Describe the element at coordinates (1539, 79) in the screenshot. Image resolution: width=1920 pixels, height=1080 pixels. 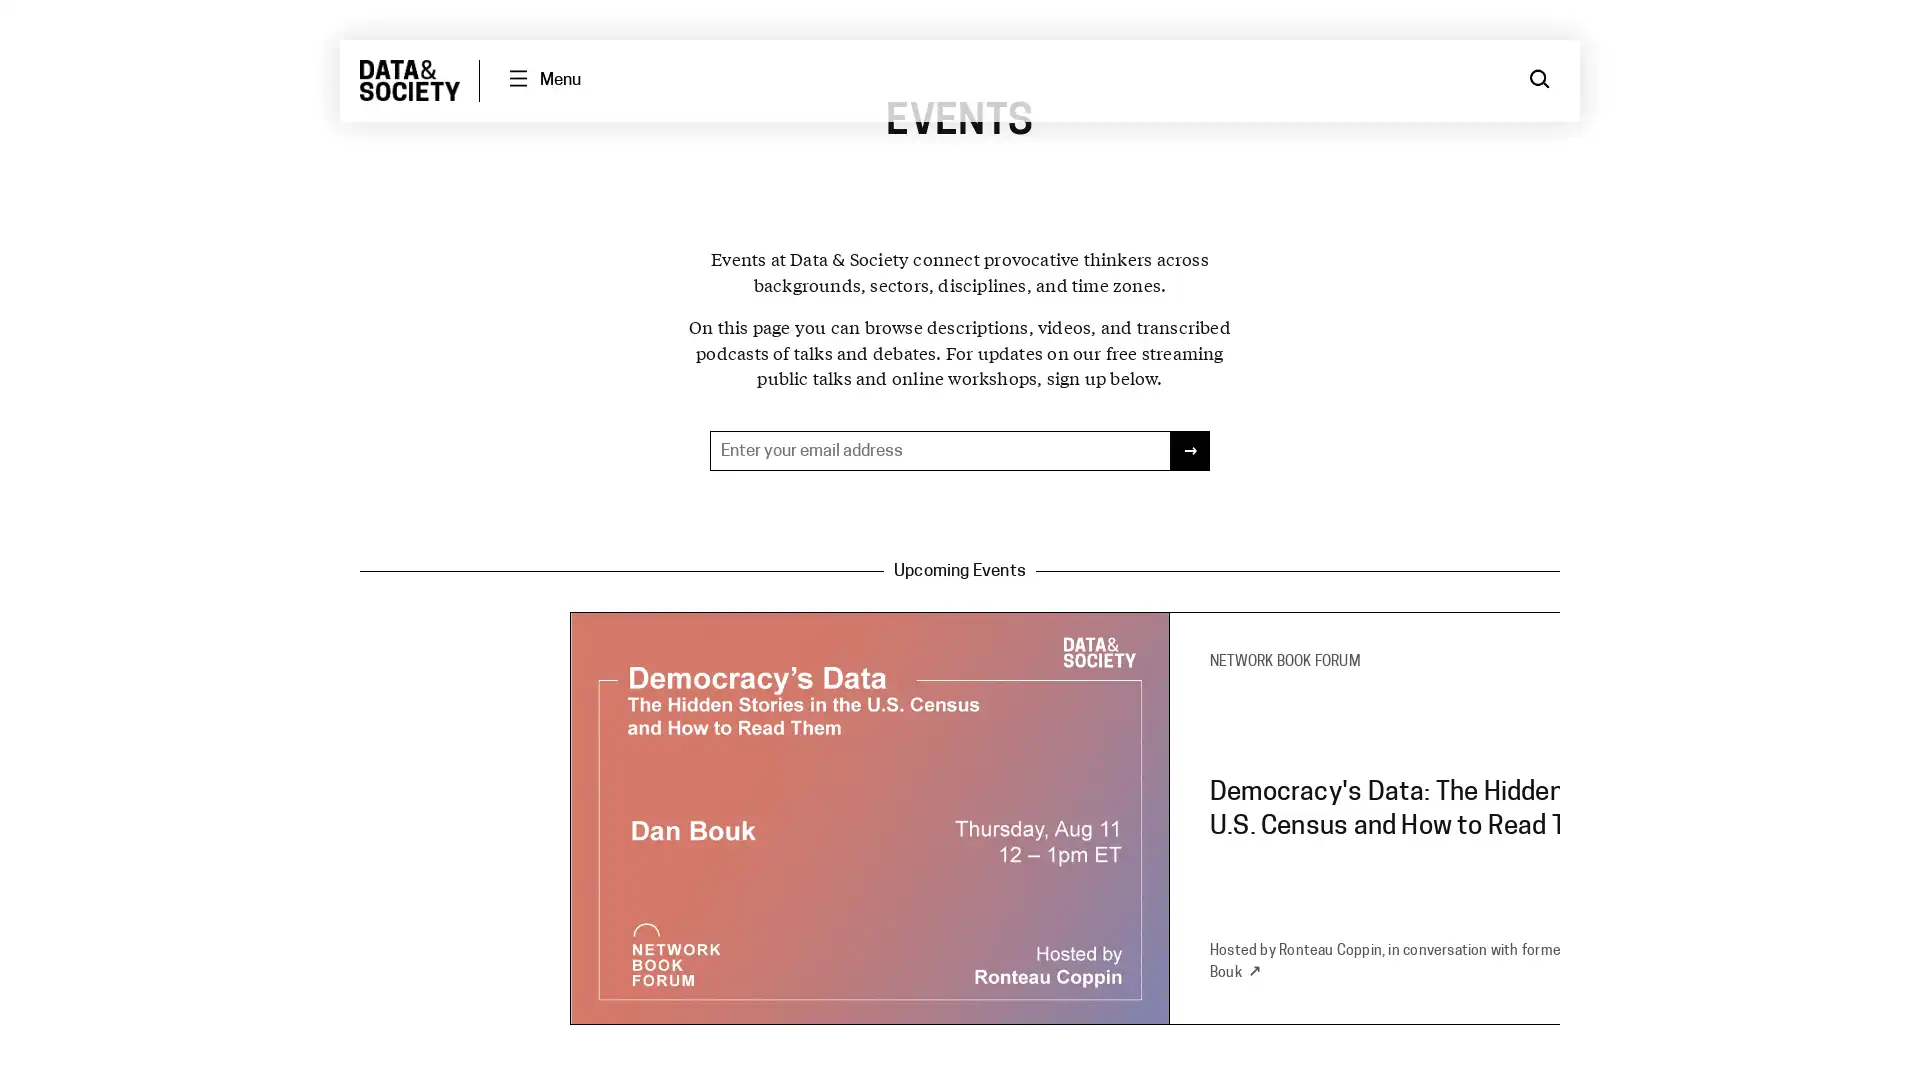
I see `Search` at that location.